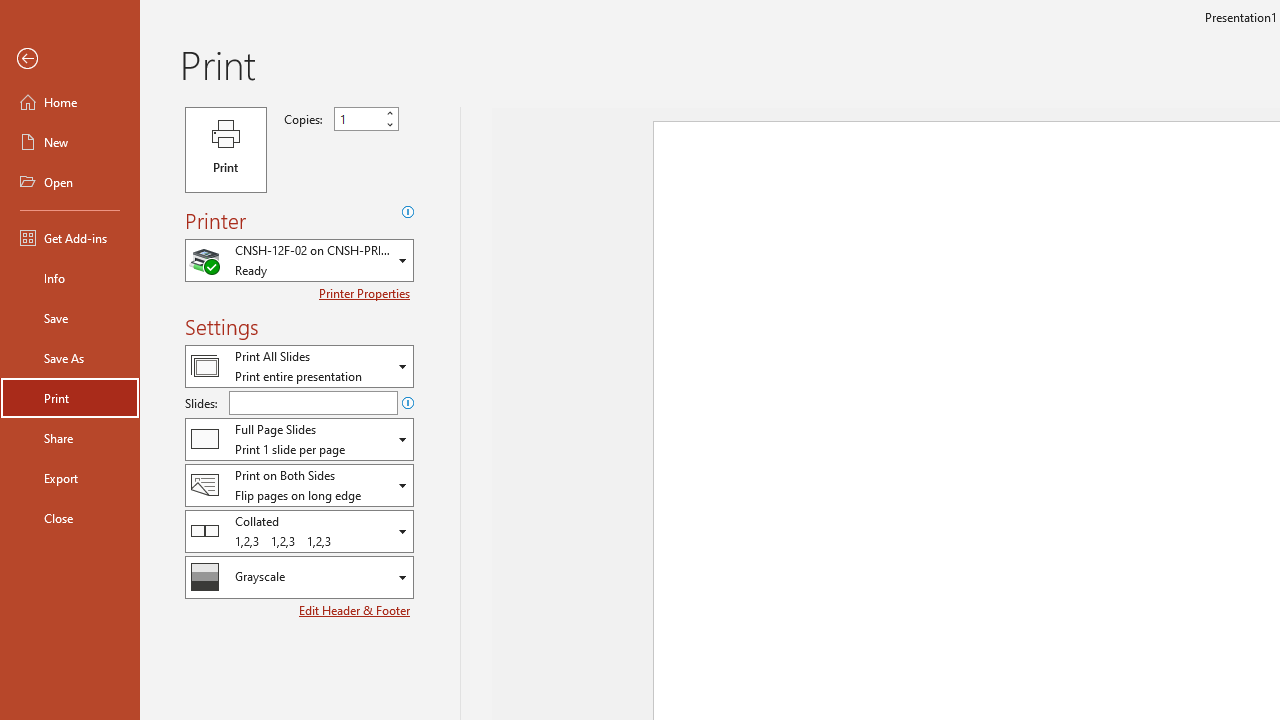 The height and width of the screenshot is (720, 1280). I want to click on 'Which Printer', so click(298, 259).